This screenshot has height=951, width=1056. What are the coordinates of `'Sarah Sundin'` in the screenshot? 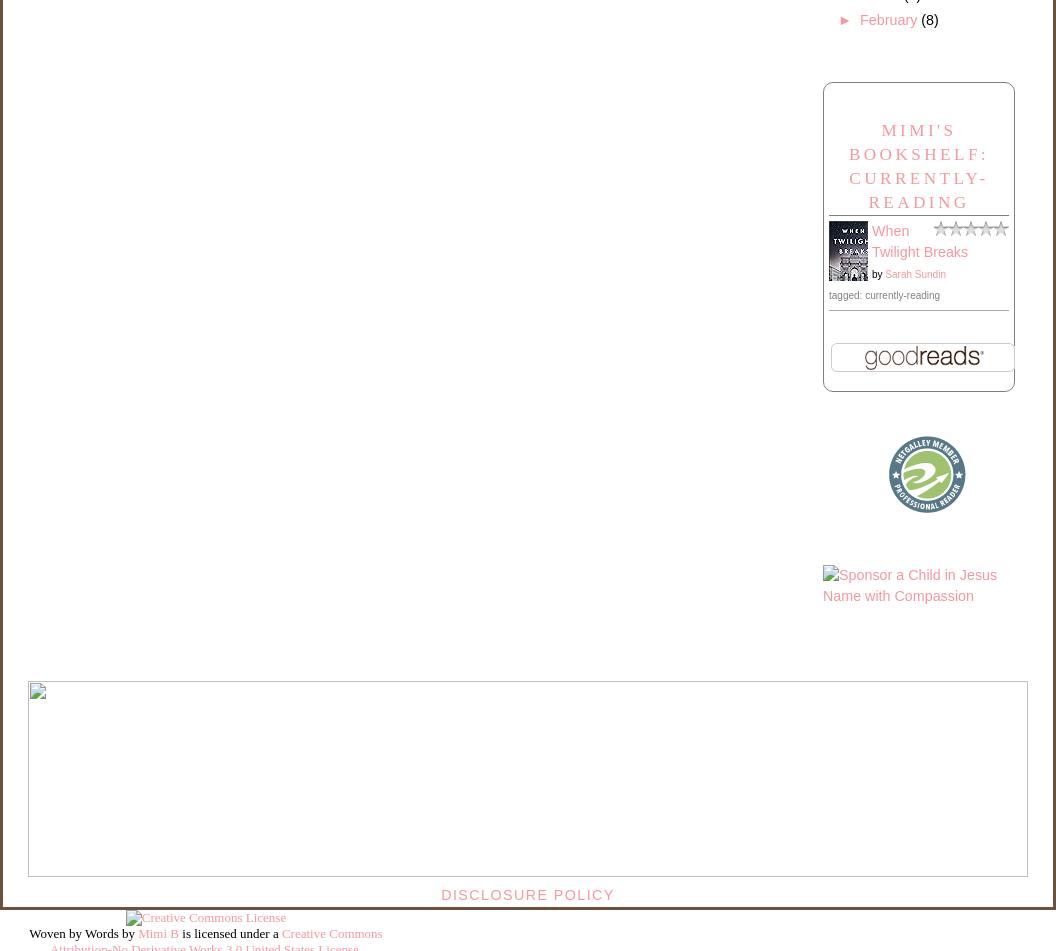 It's located at (914, 273).